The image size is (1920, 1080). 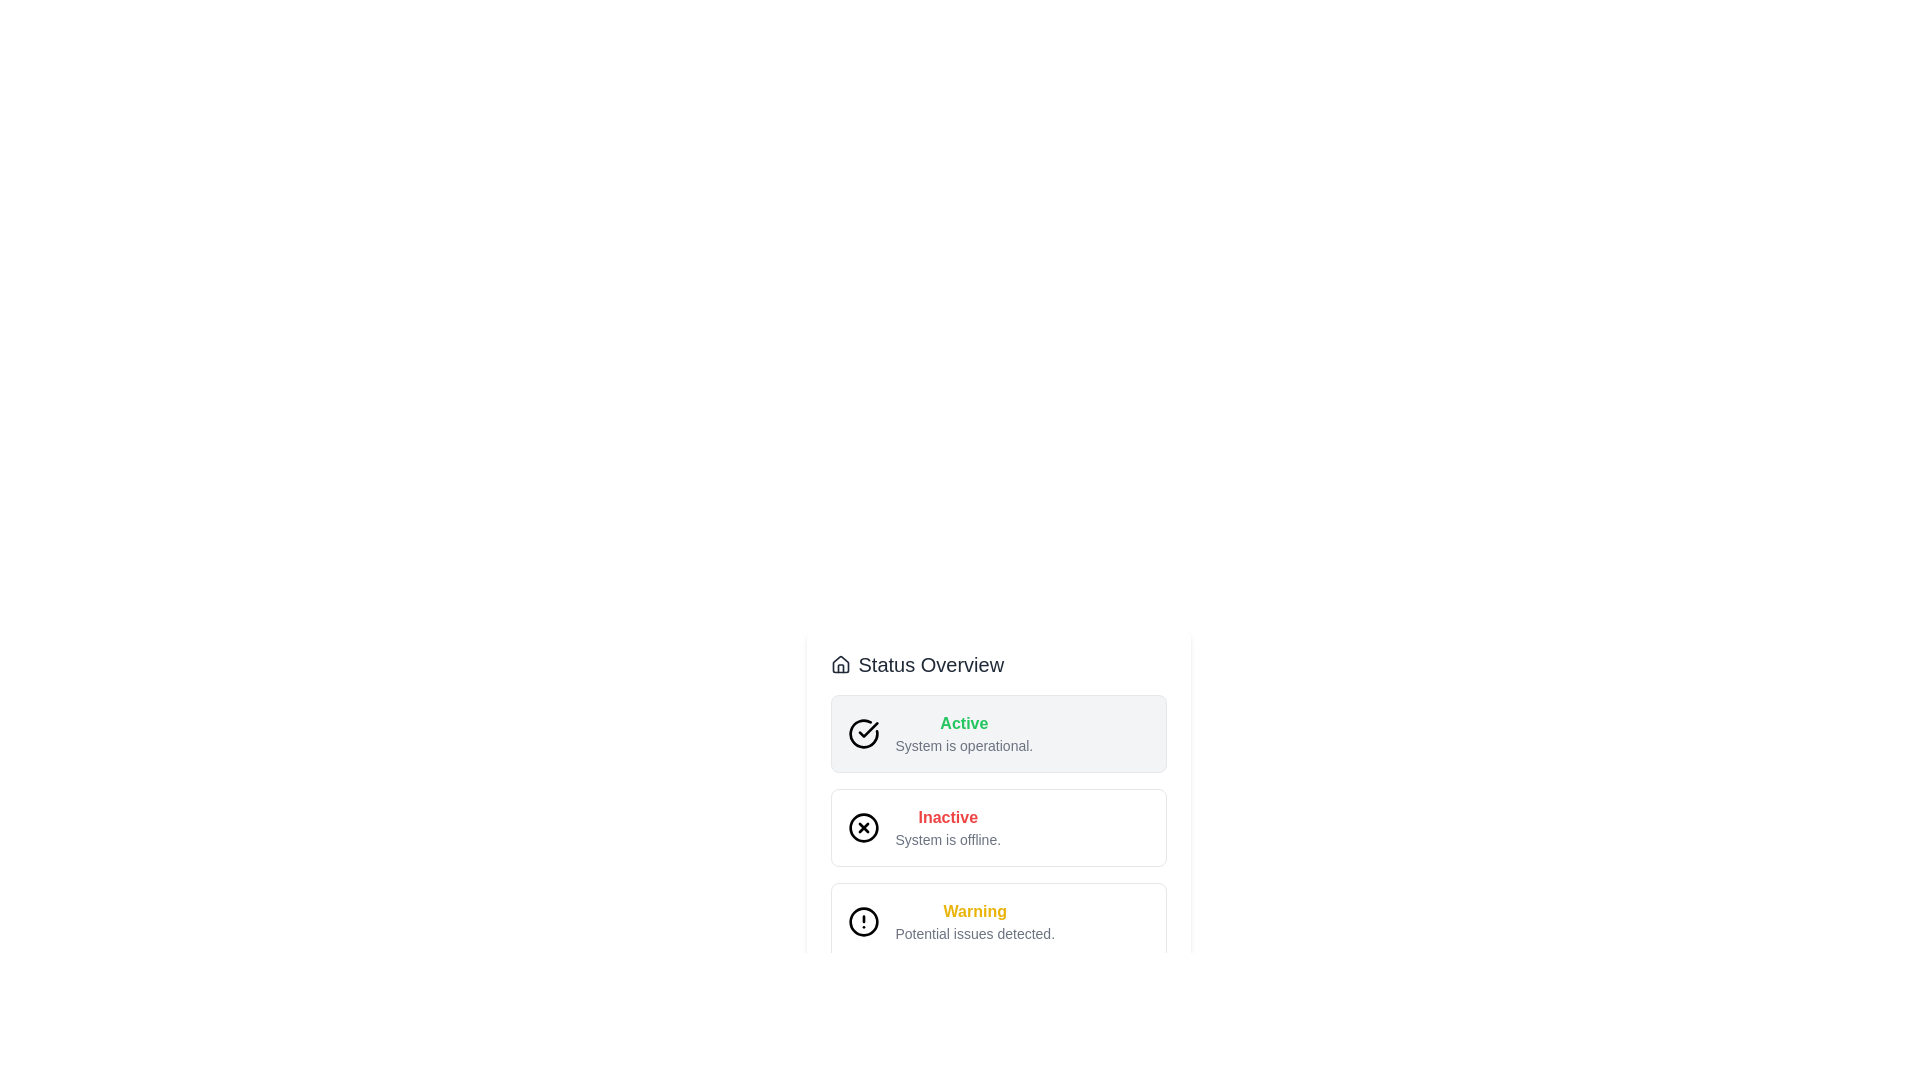 What do you see at coordinates (863, 828) in the screenshot?
I see `the visual status indicator icon that symbolizes the inactive state of the system, which is positioned to the left of the text 'Inactive System is offline.'` at bounding box center [863, 828].